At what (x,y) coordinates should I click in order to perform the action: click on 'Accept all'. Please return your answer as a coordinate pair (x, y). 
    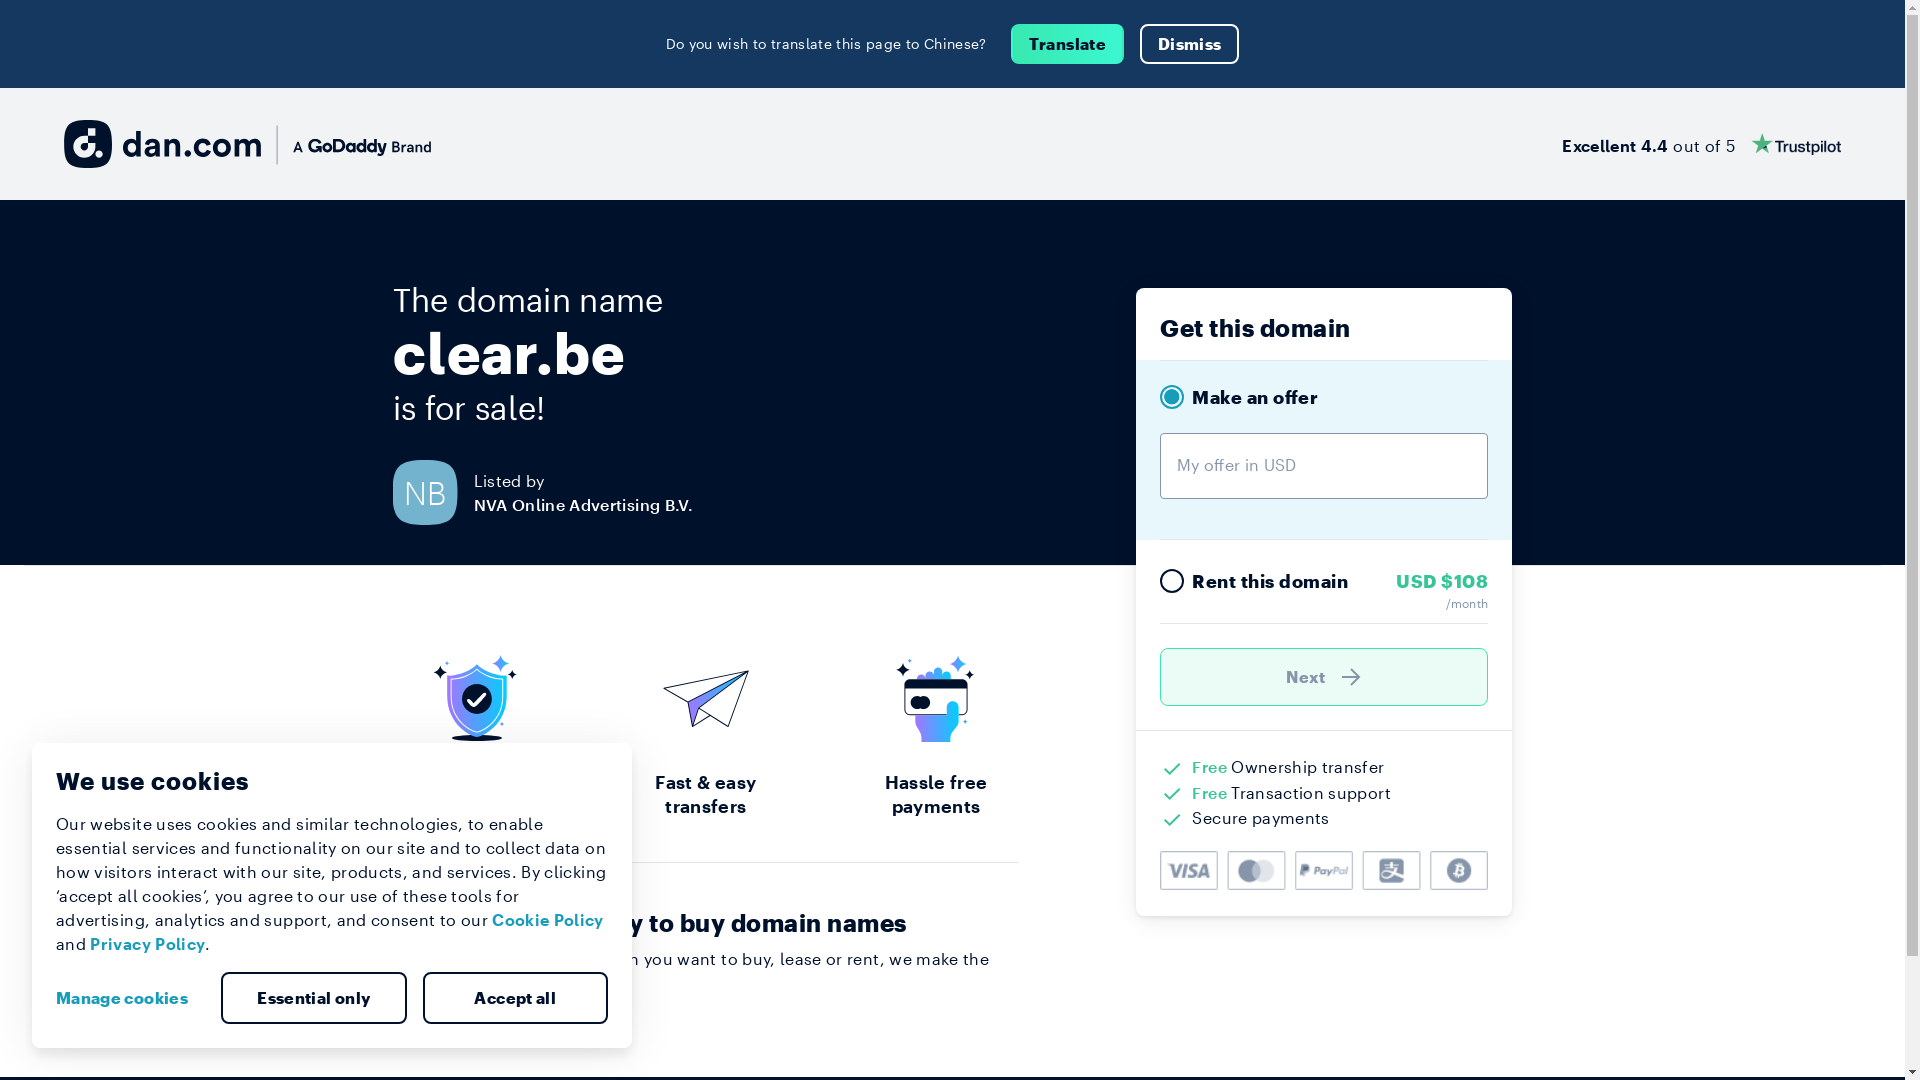
    Looking at the image, I should click on (514, 998).